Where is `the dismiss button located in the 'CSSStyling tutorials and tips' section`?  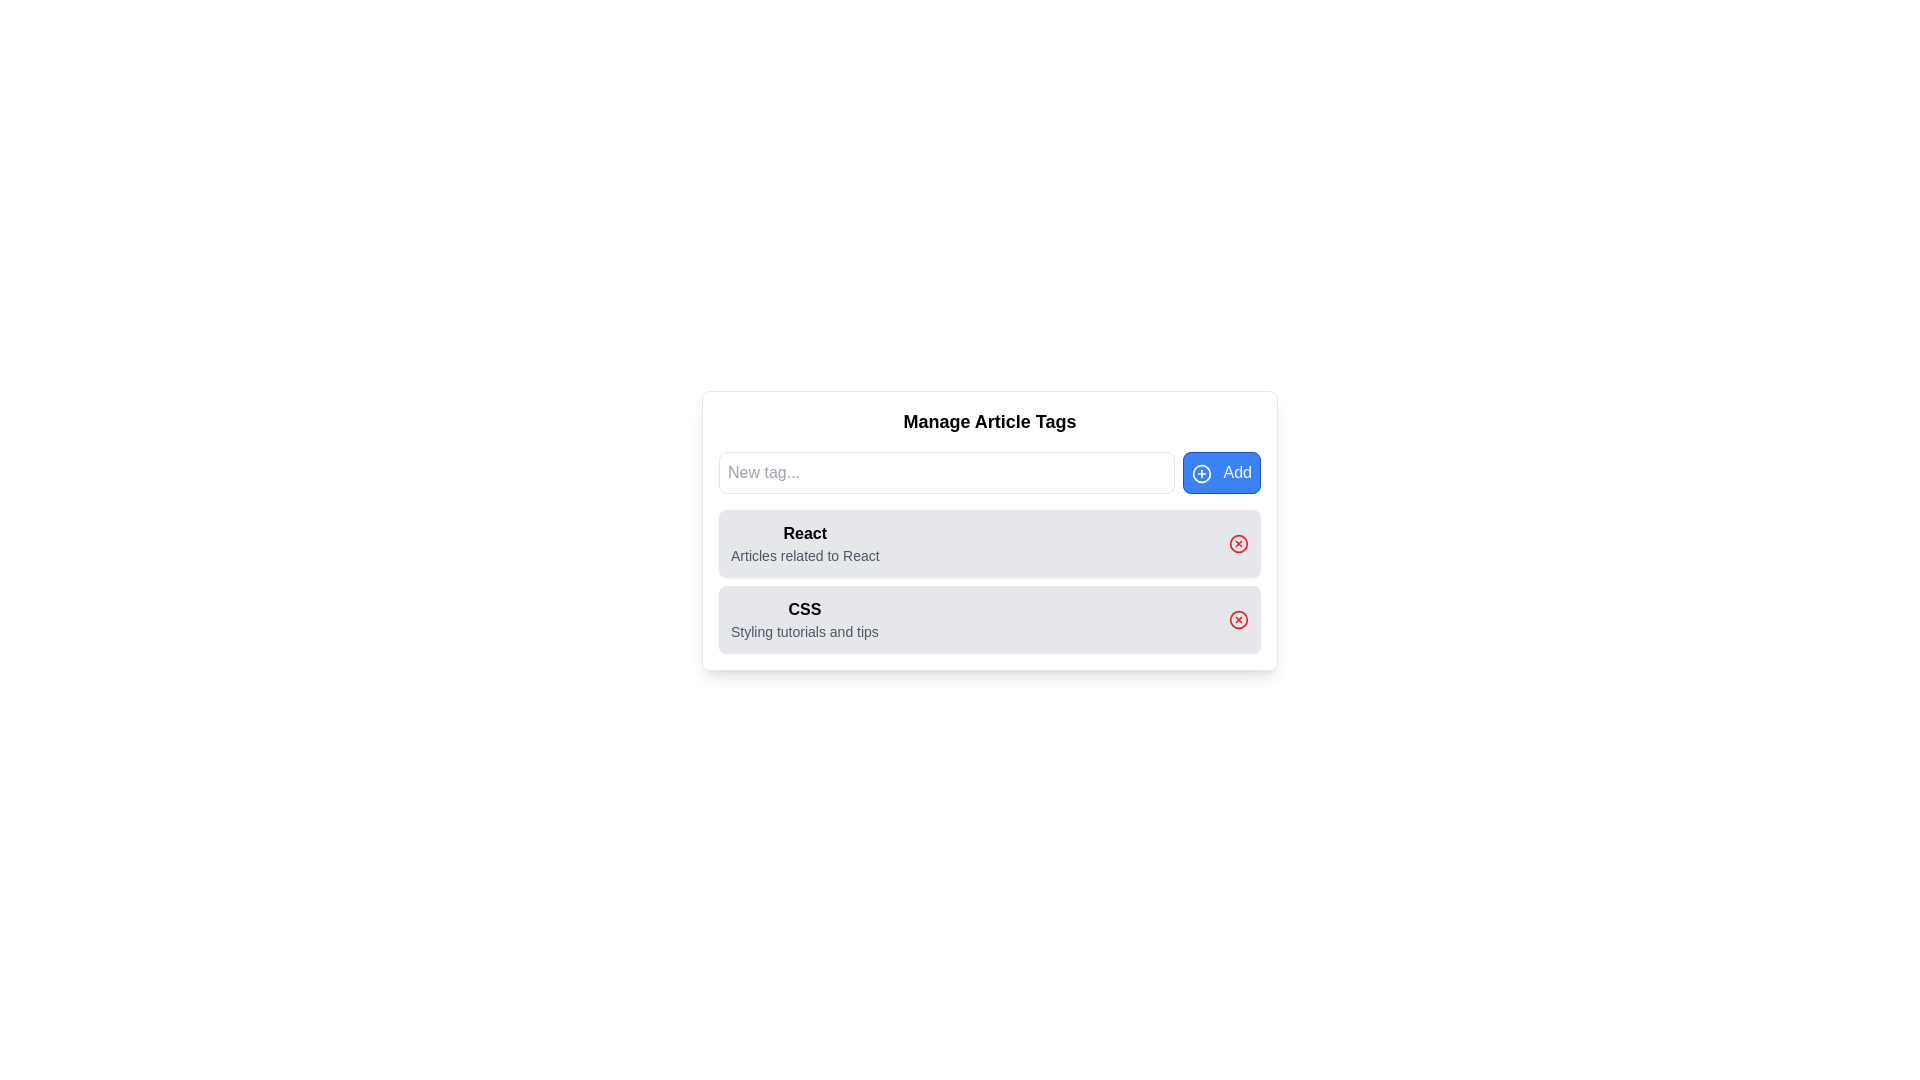 the dismiss button located in the 'CSSStyling tutorials and tips' section is located at coordinates (1237, 619).